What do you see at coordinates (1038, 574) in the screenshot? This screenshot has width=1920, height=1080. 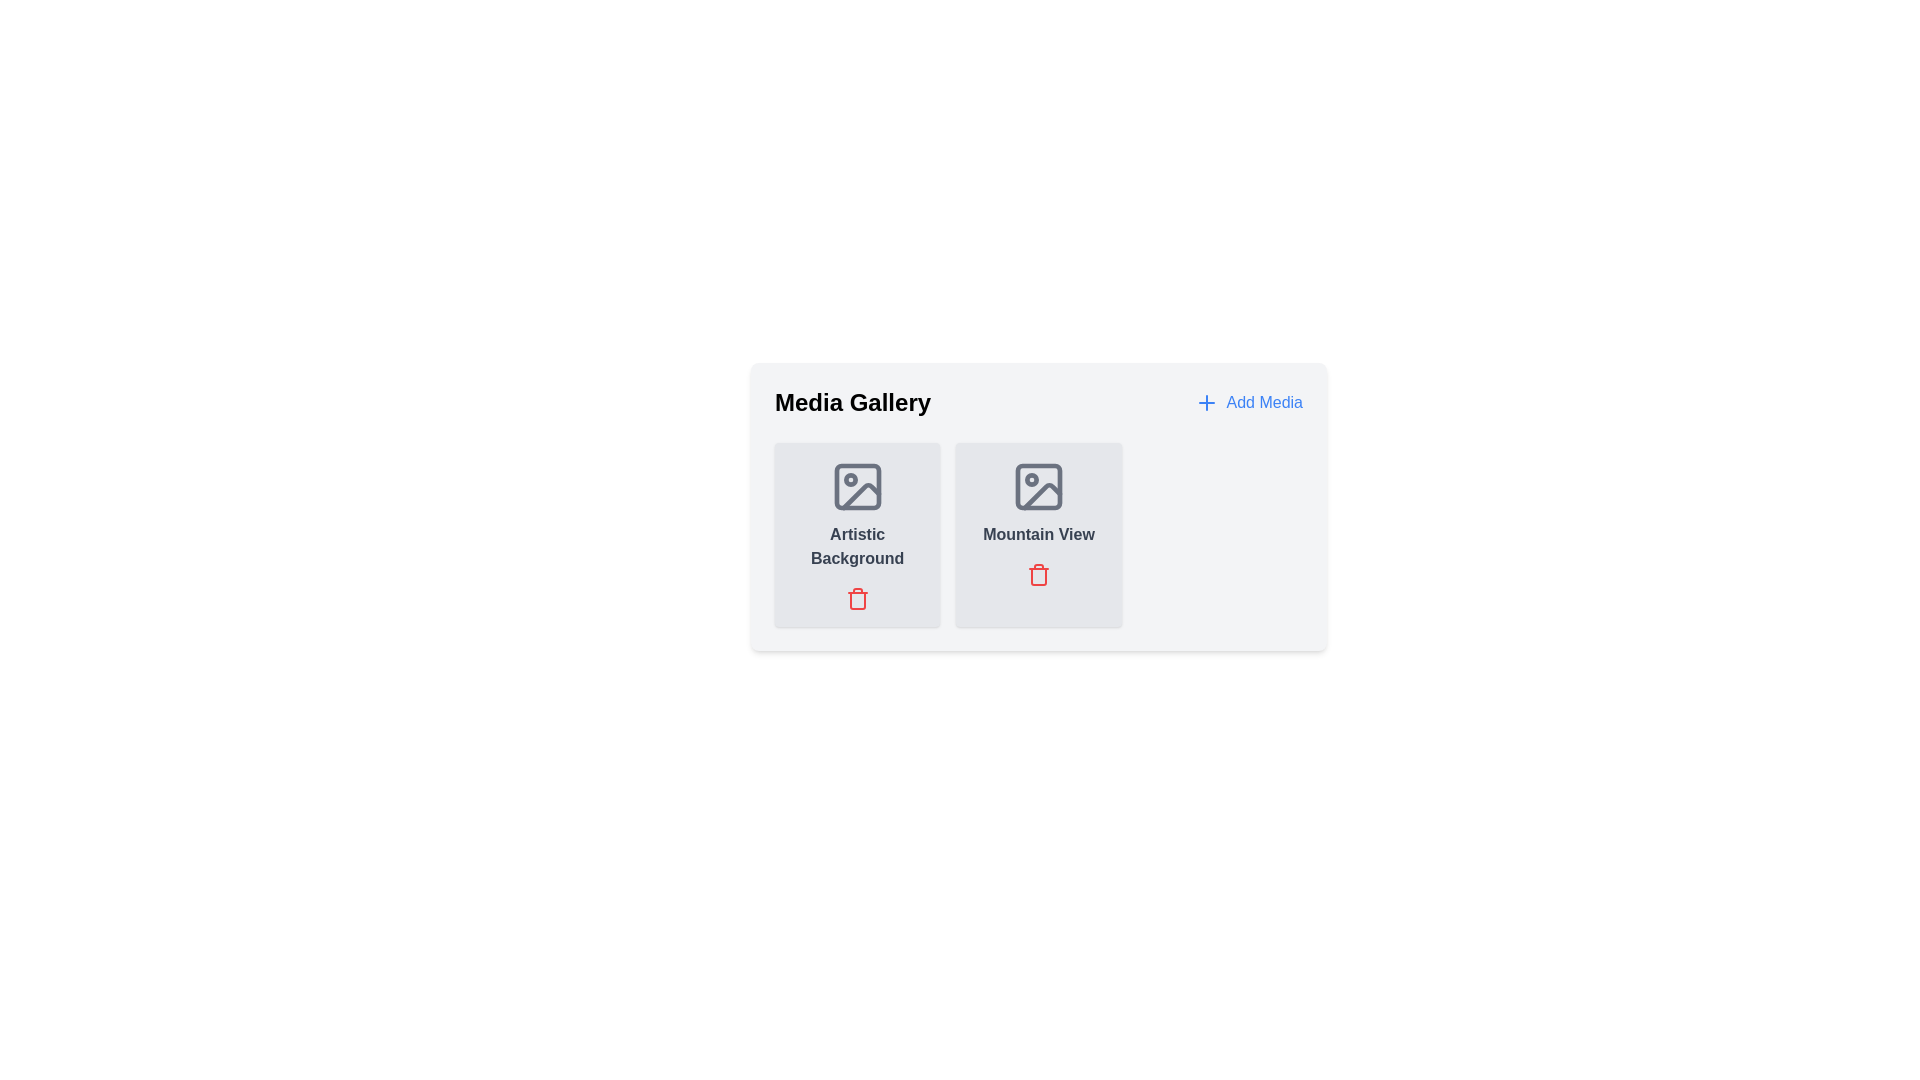 I see `the delete button for the 'Mountain View' media item located at the bottom center of its card in the 'Media Gallery' section` at bounding box center [1038, 574].